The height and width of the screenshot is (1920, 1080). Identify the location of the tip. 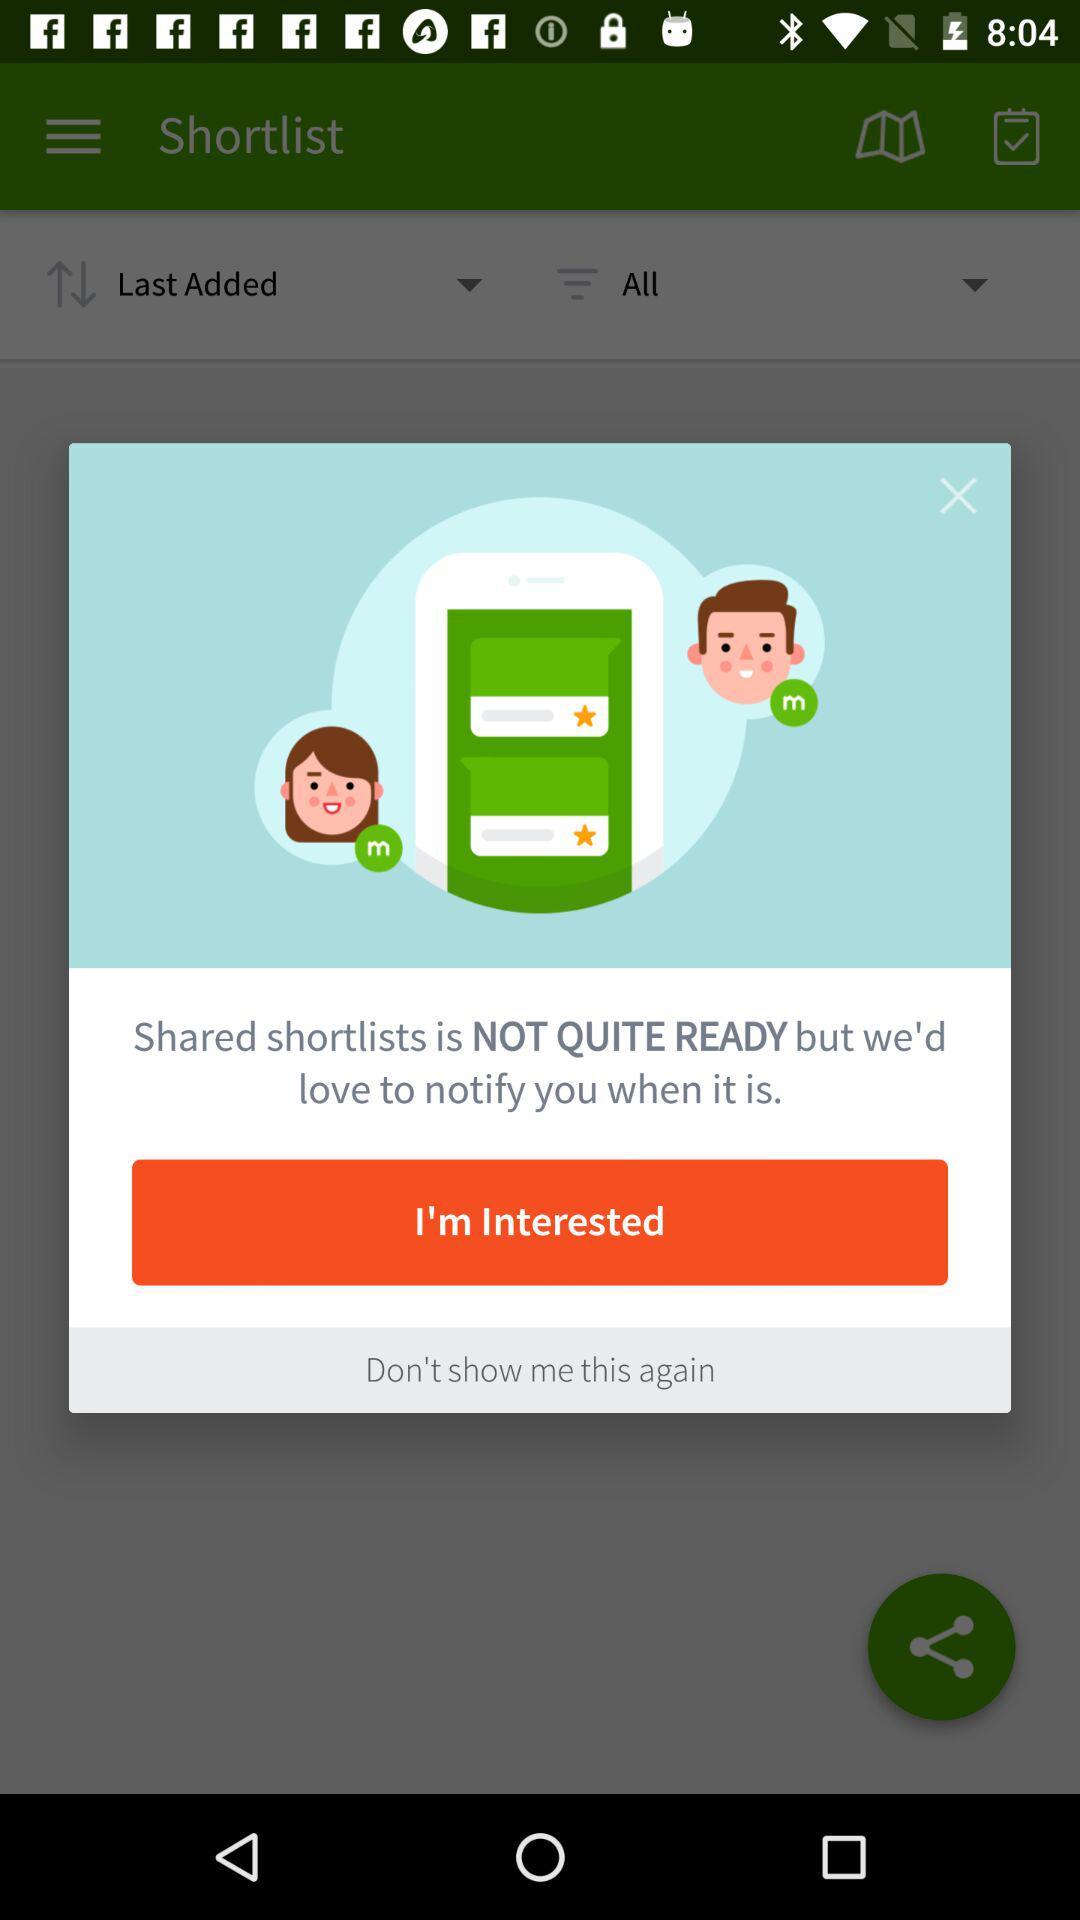
(957, 495).